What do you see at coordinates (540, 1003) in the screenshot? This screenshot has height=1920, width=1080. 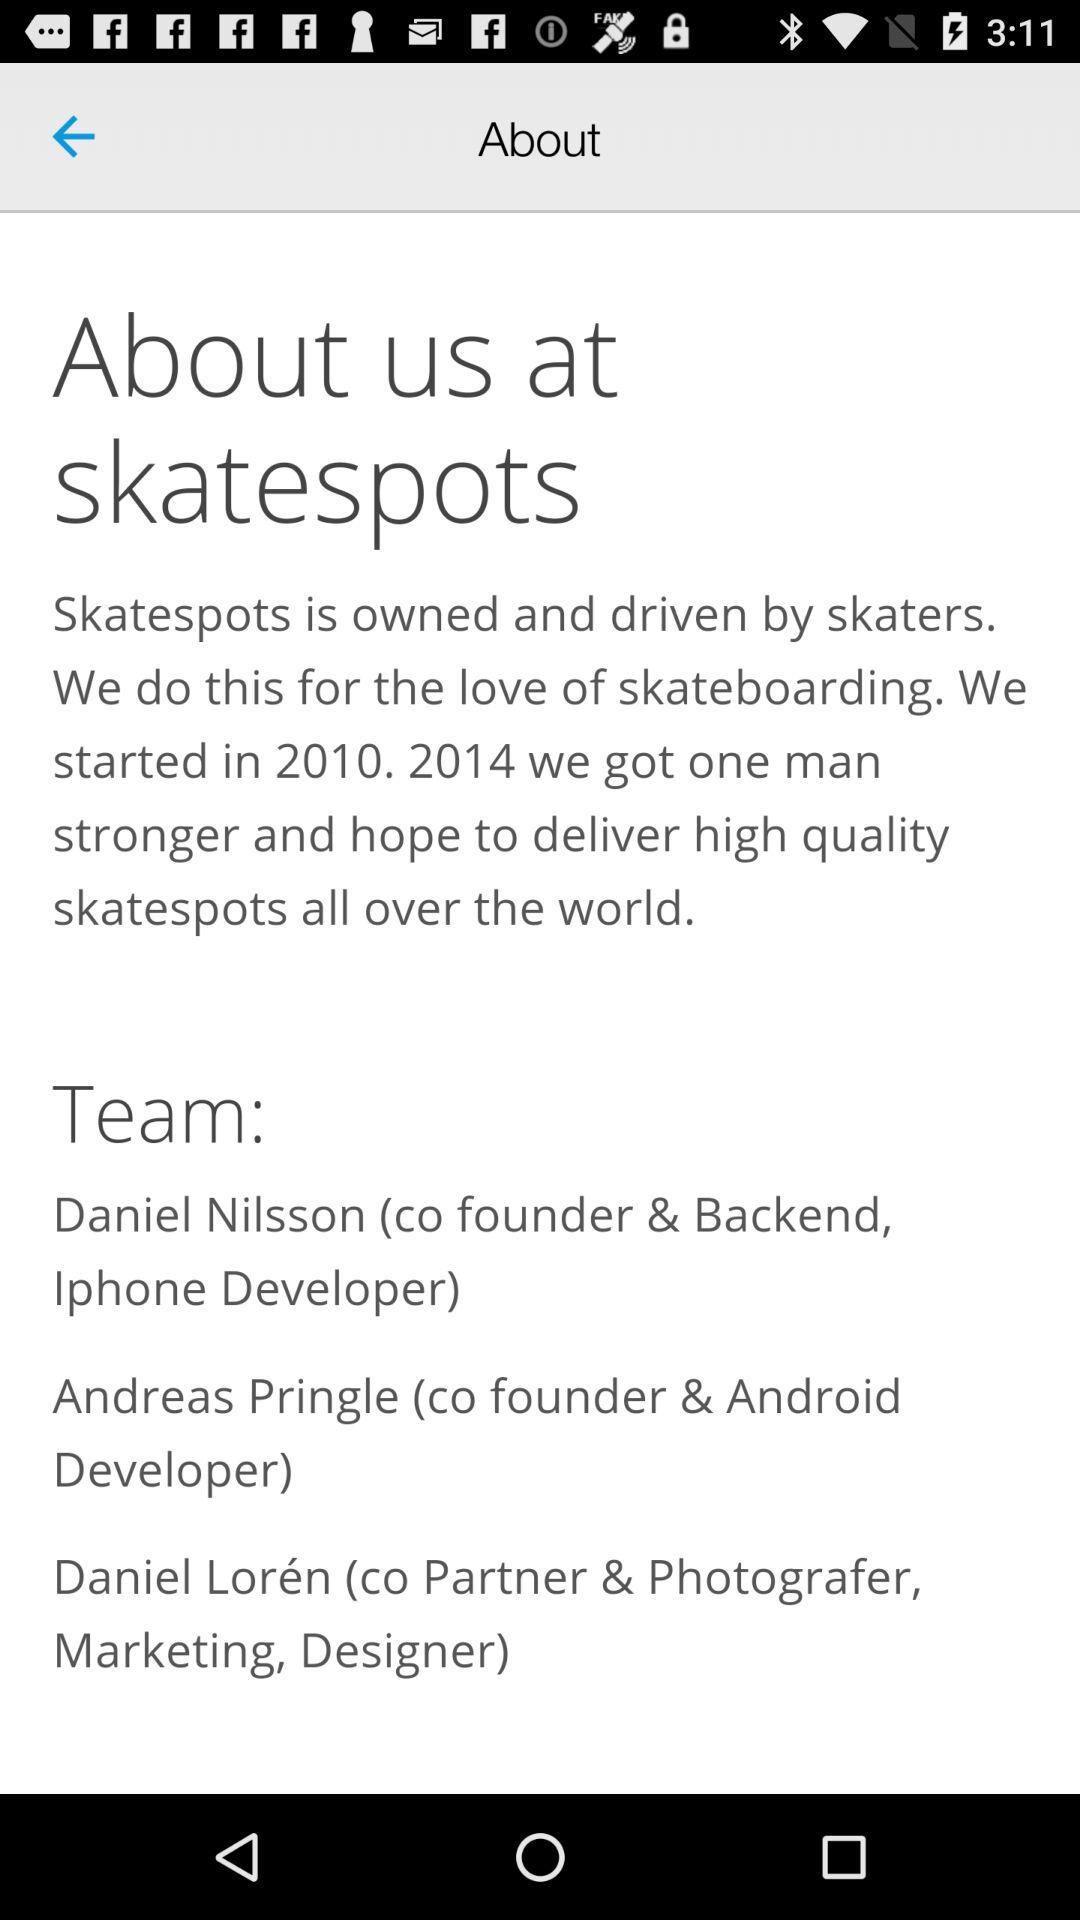 I see `about us section` at bounding box center [540, 1003].